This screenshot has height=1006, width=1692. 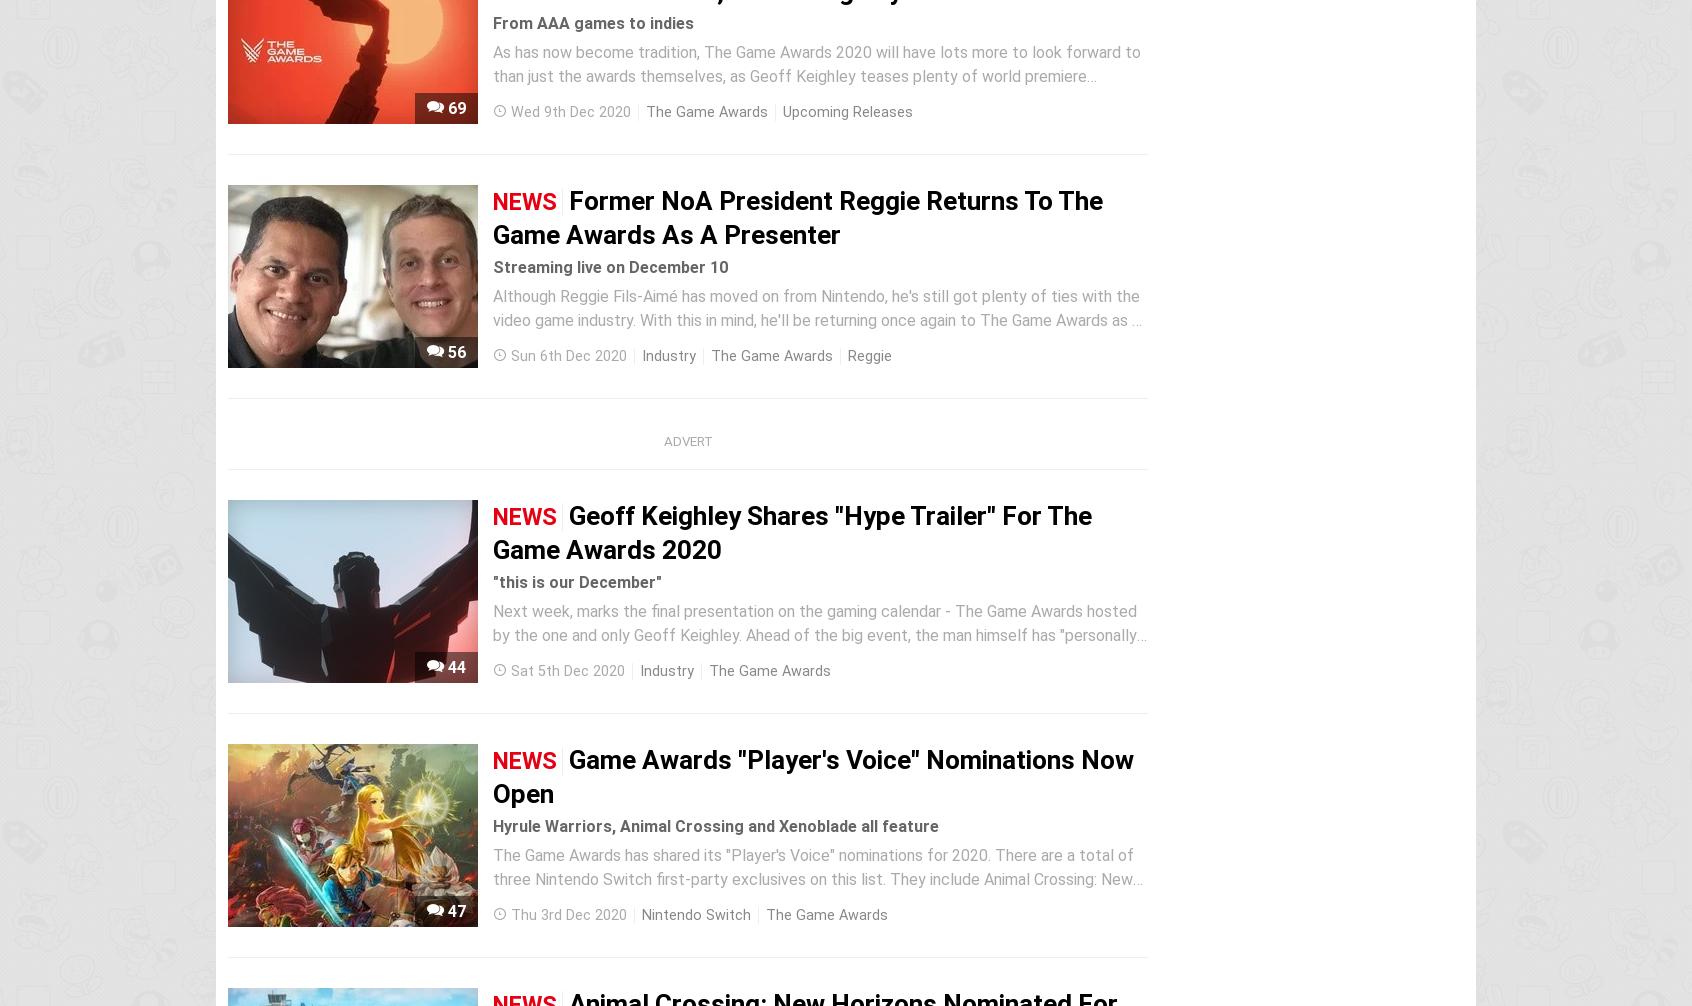 What do you see at coordinates (510, 112) in the screenshot?
I see `'Wed 9th Dec 2020'` at bounding box center [510, 112].